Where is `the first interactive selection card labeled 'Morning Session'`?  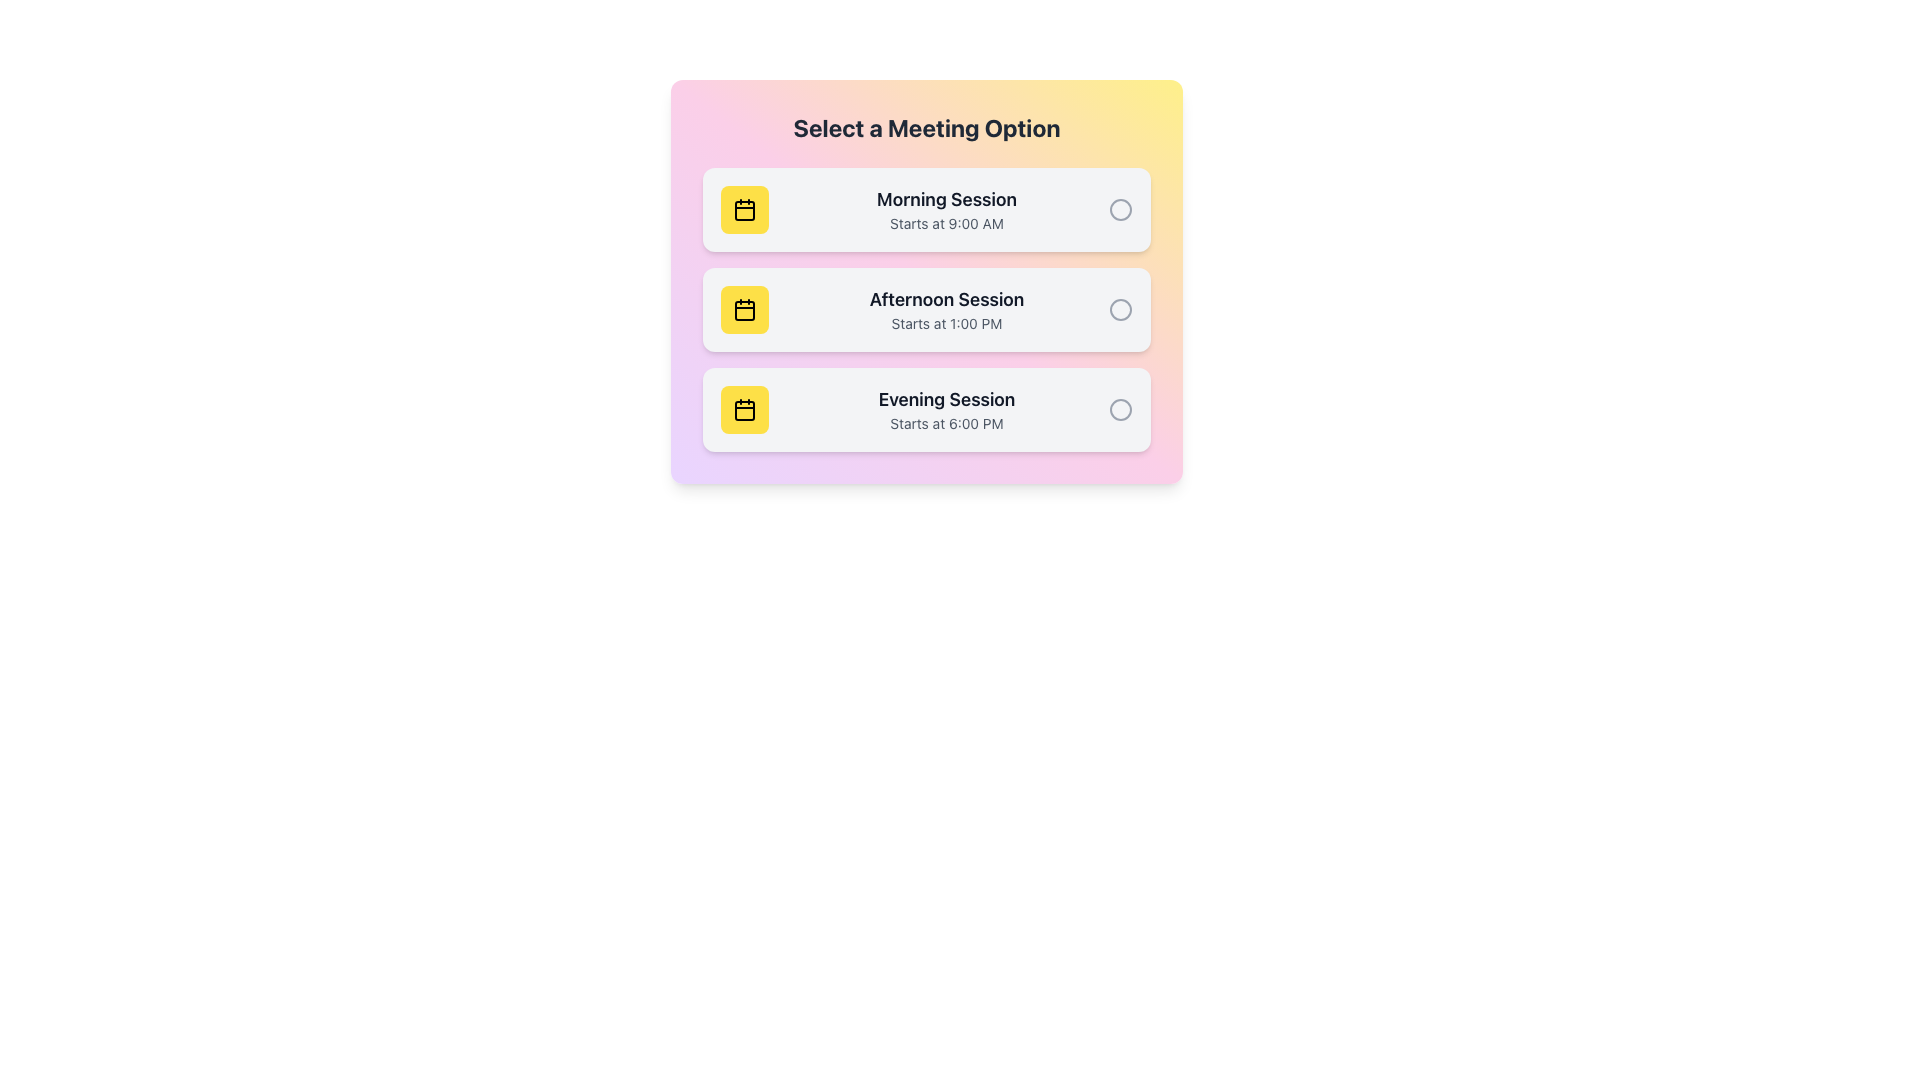 the first interactive selection card labeled 'Morning Session' is located at coordinates (925, 209).